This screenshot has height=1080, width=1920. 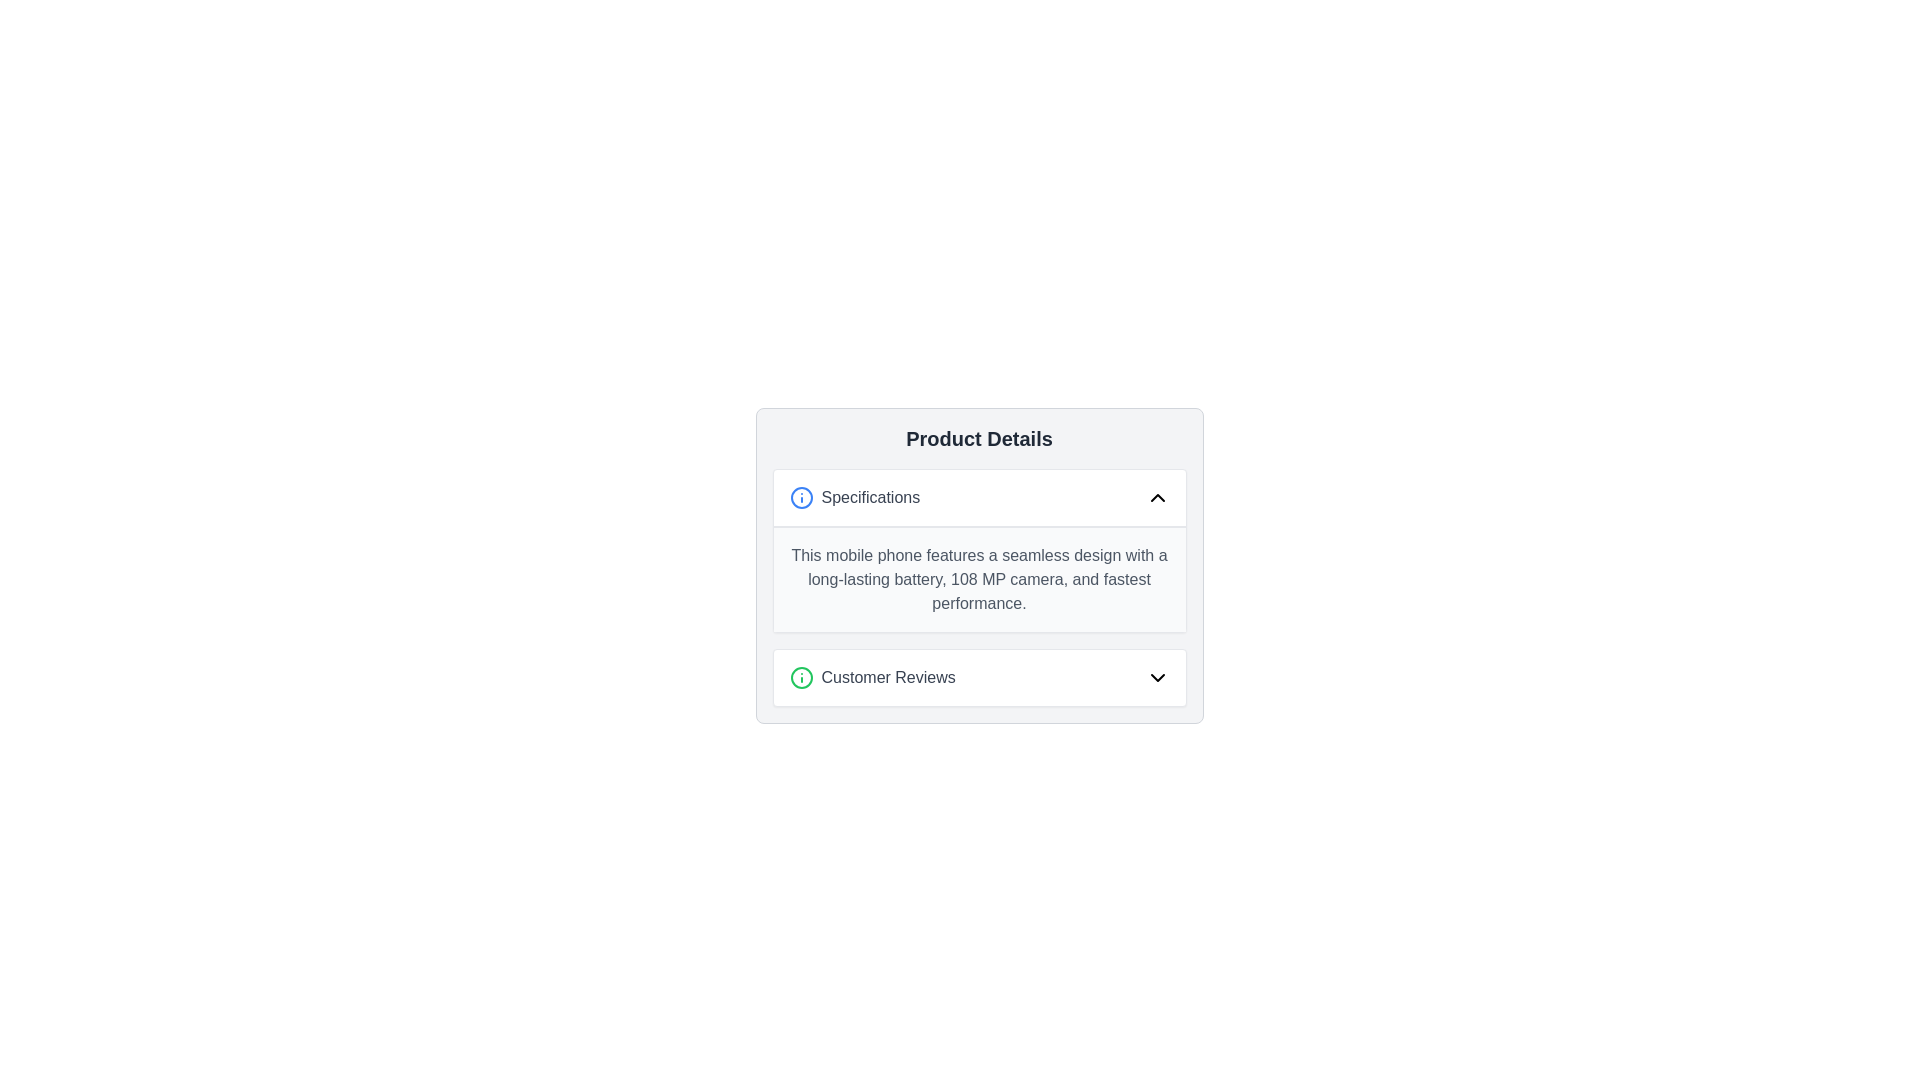 I want to click on the 'Customer Reviews' text label, which is styled with a gray medium-weight font and is located in the bottom section of the 'Product Details' group, adjacent to an information icon, so click(x=887, y=677).